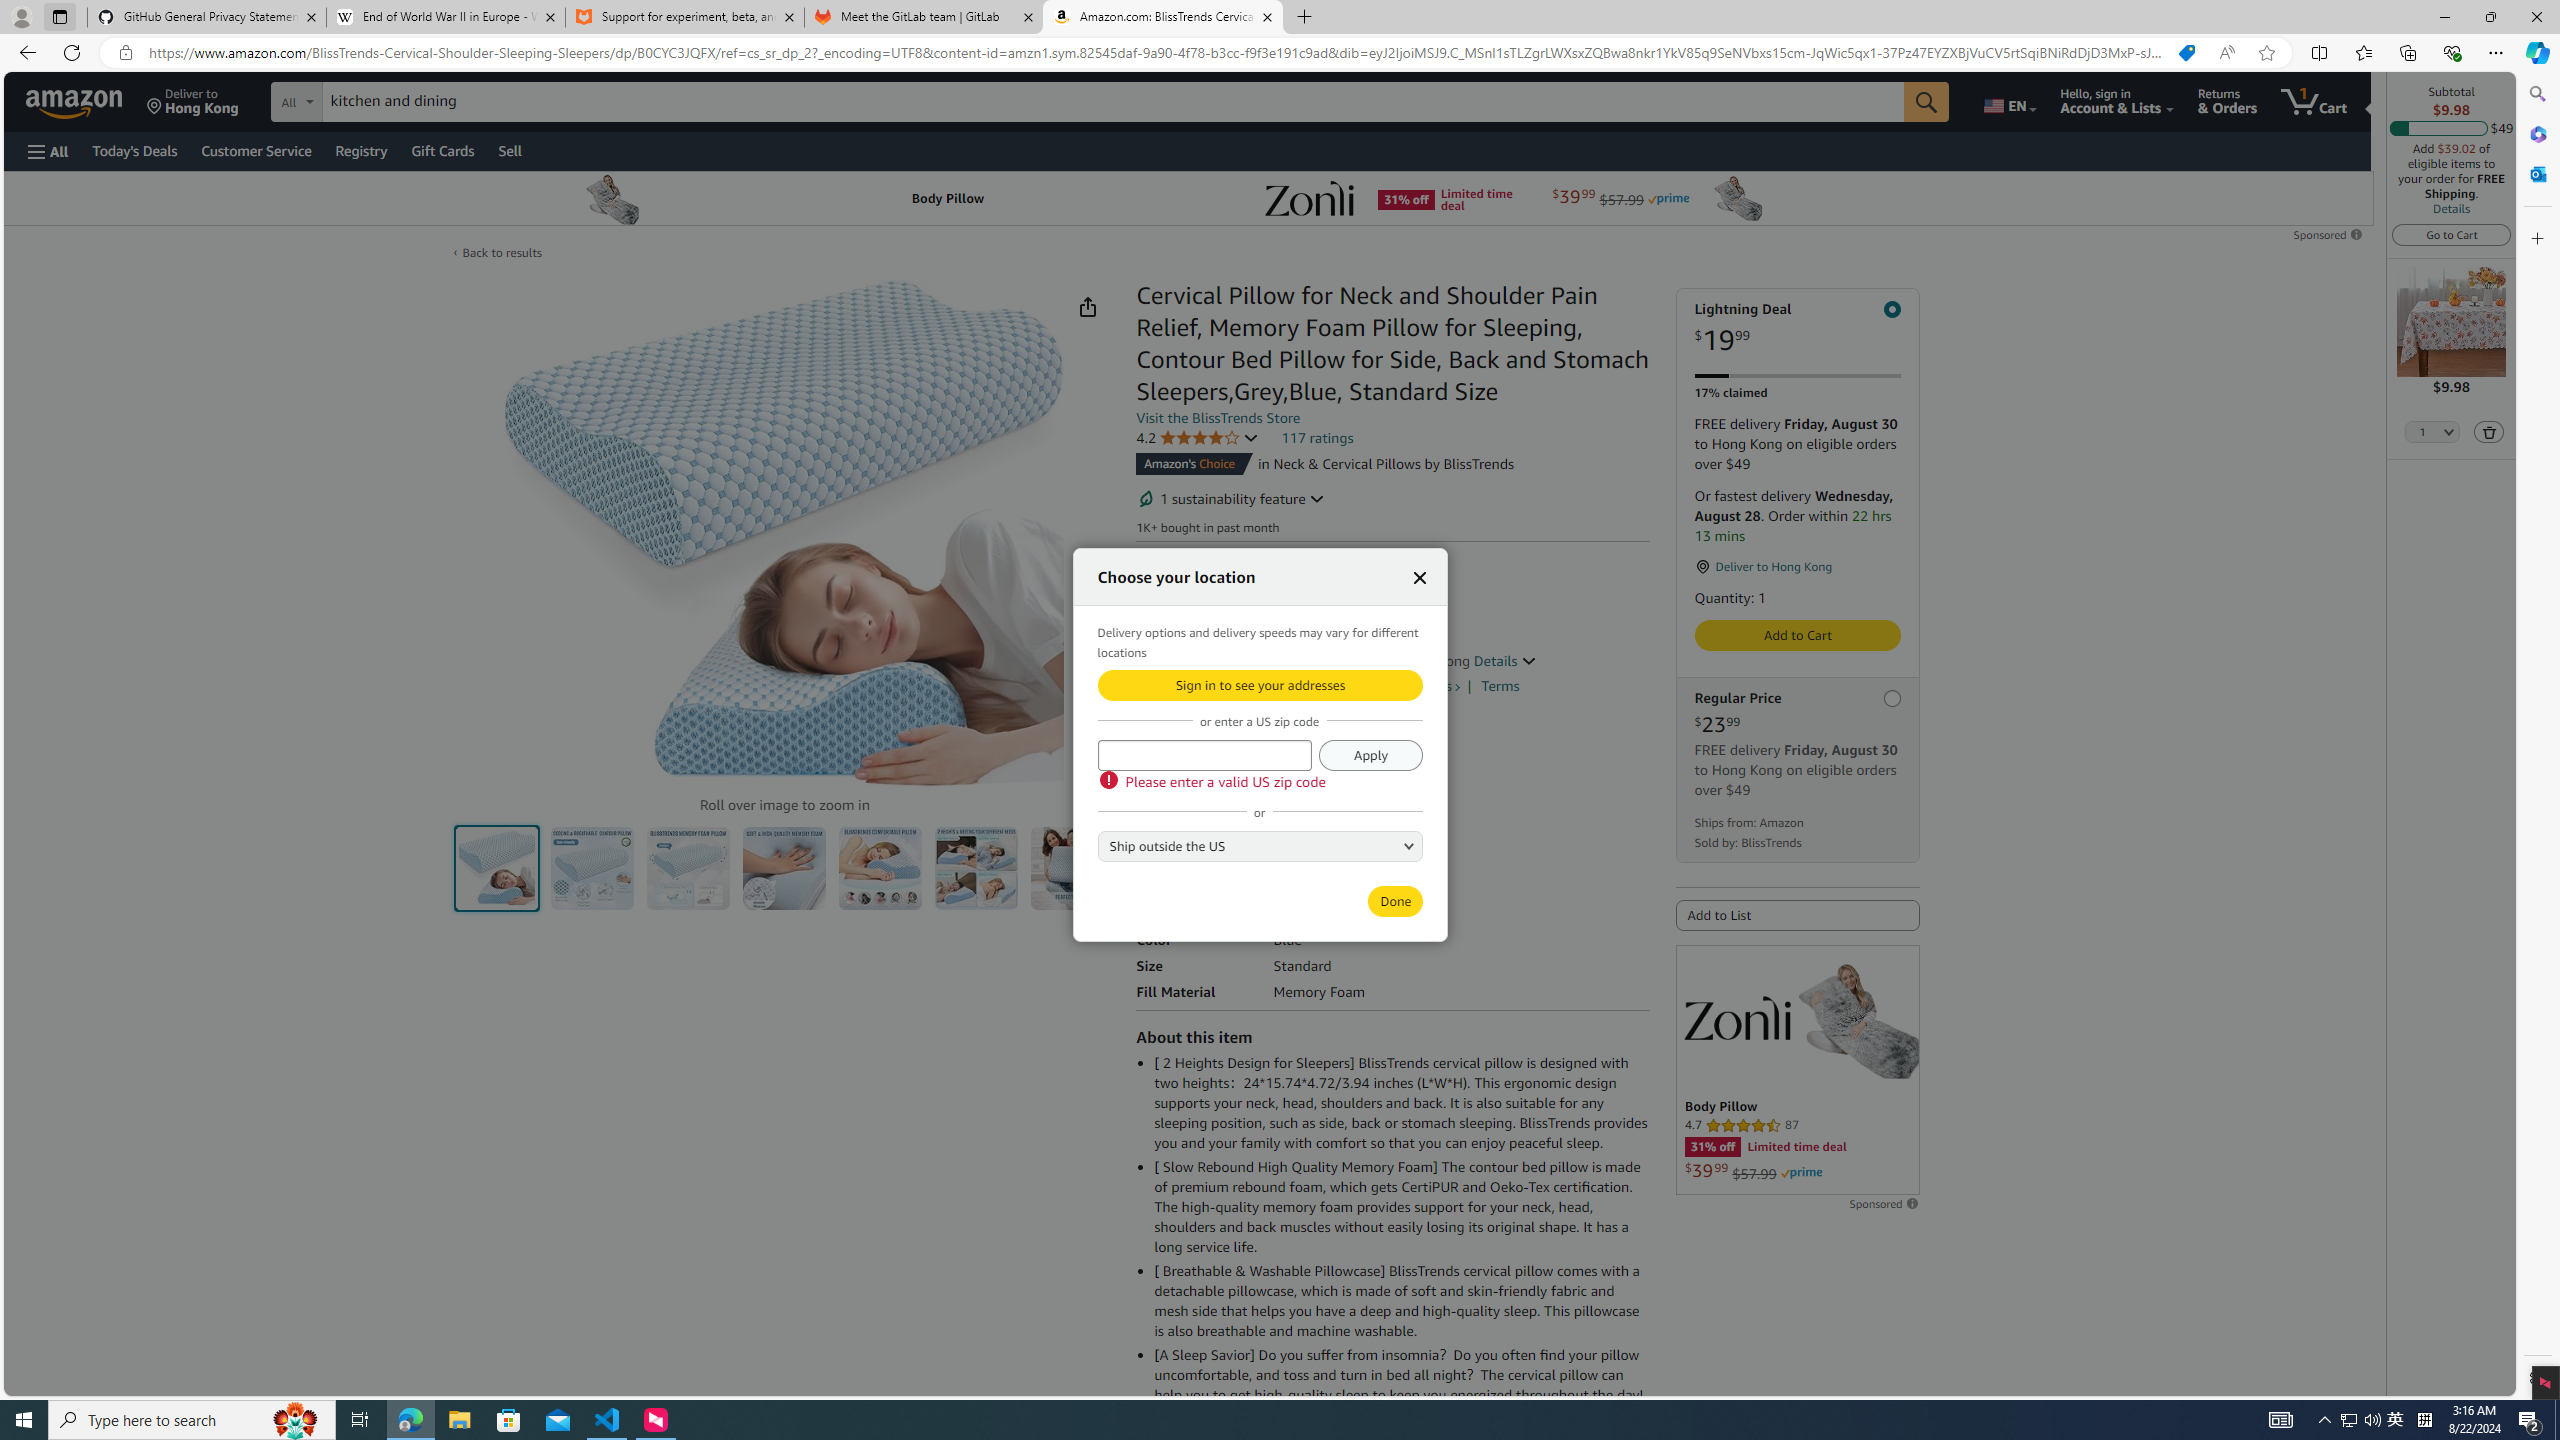 The image size is (2560, 1440). I want to click on 'Registry', so click(359, 150).